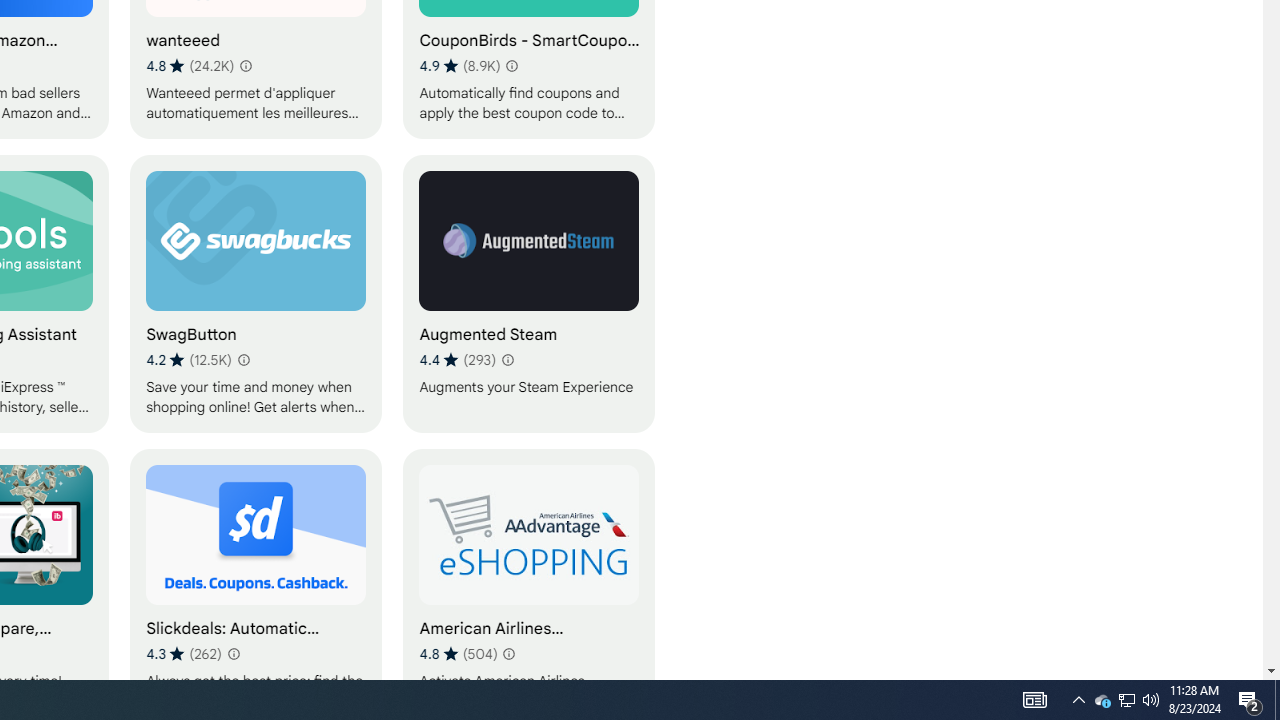 This screenshot has width=1280, height=720. Describe the element at coordinates (242, 360) in the screenshot. I see `'Learn more about results and reviews "SwagButton"'` at that location.